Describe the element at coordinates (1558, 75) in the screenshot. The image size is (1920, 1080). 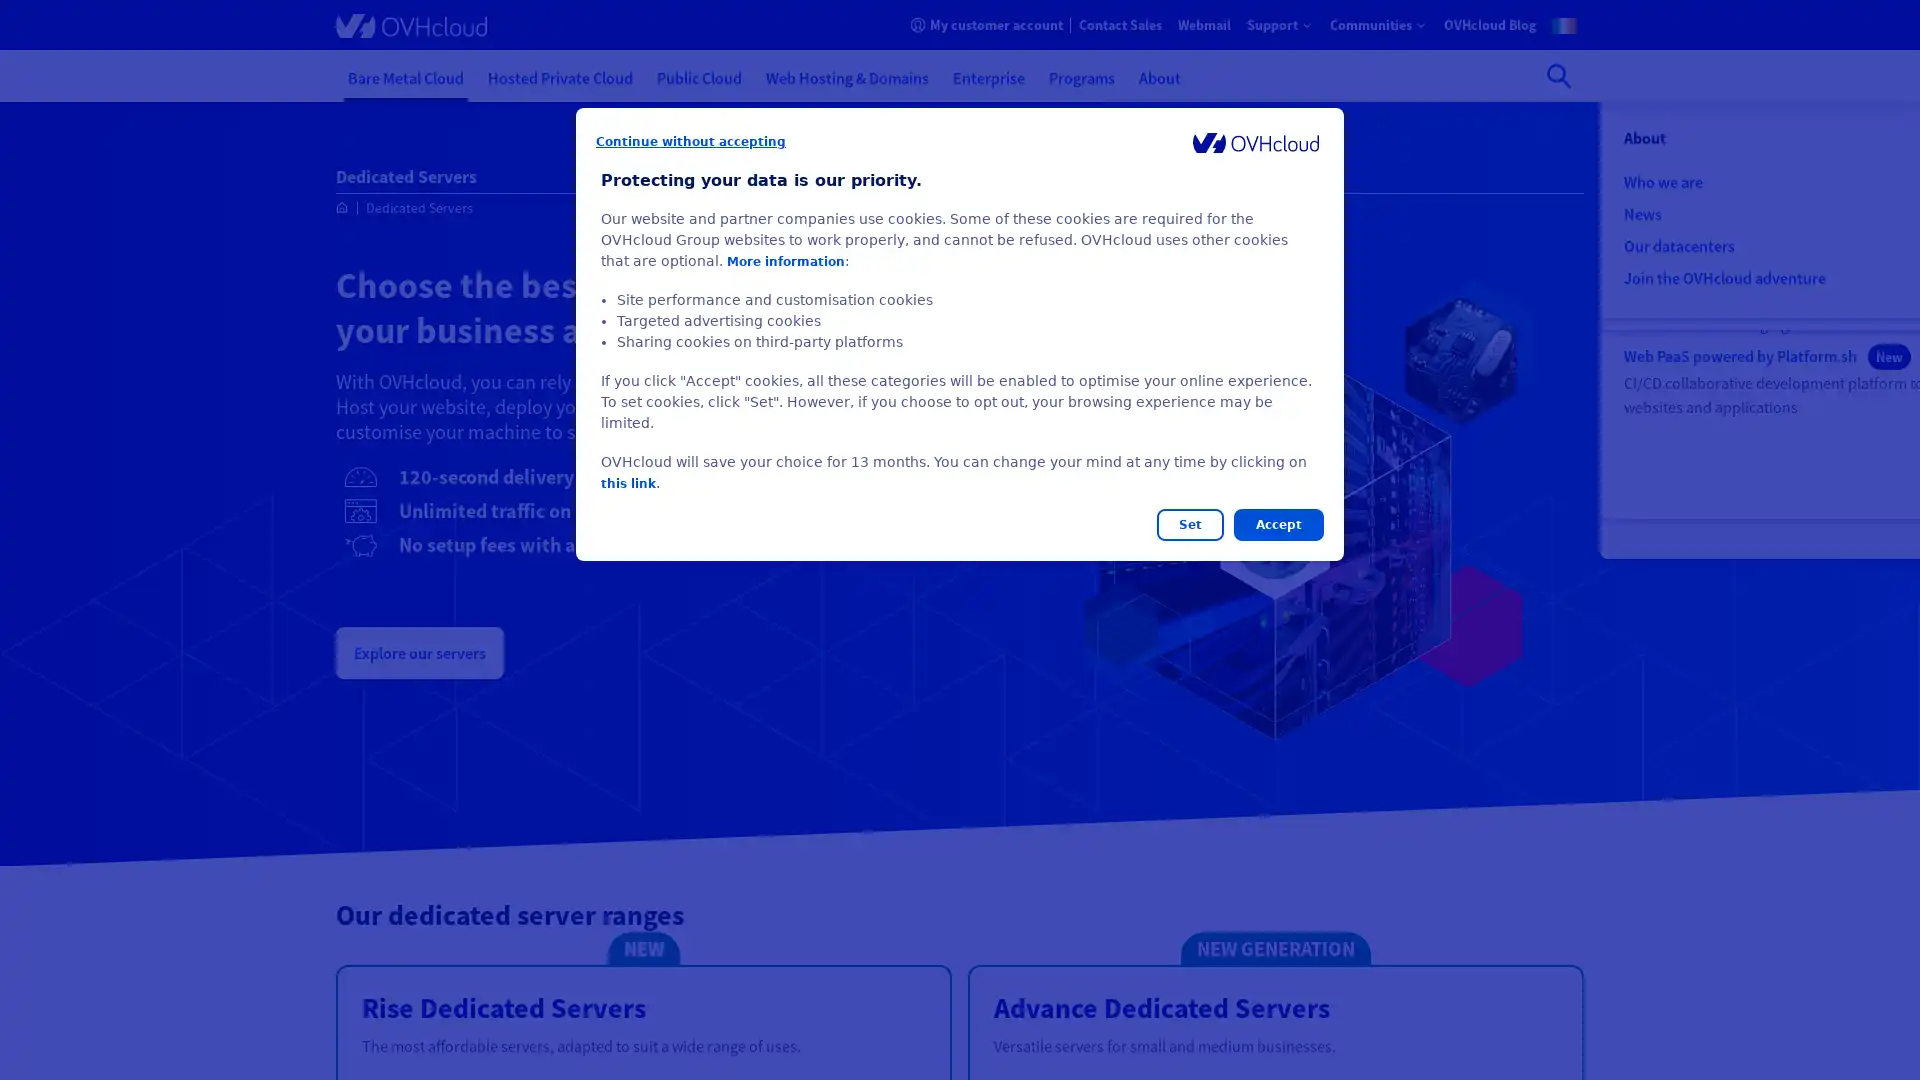
I see `Open search bar` at that location.